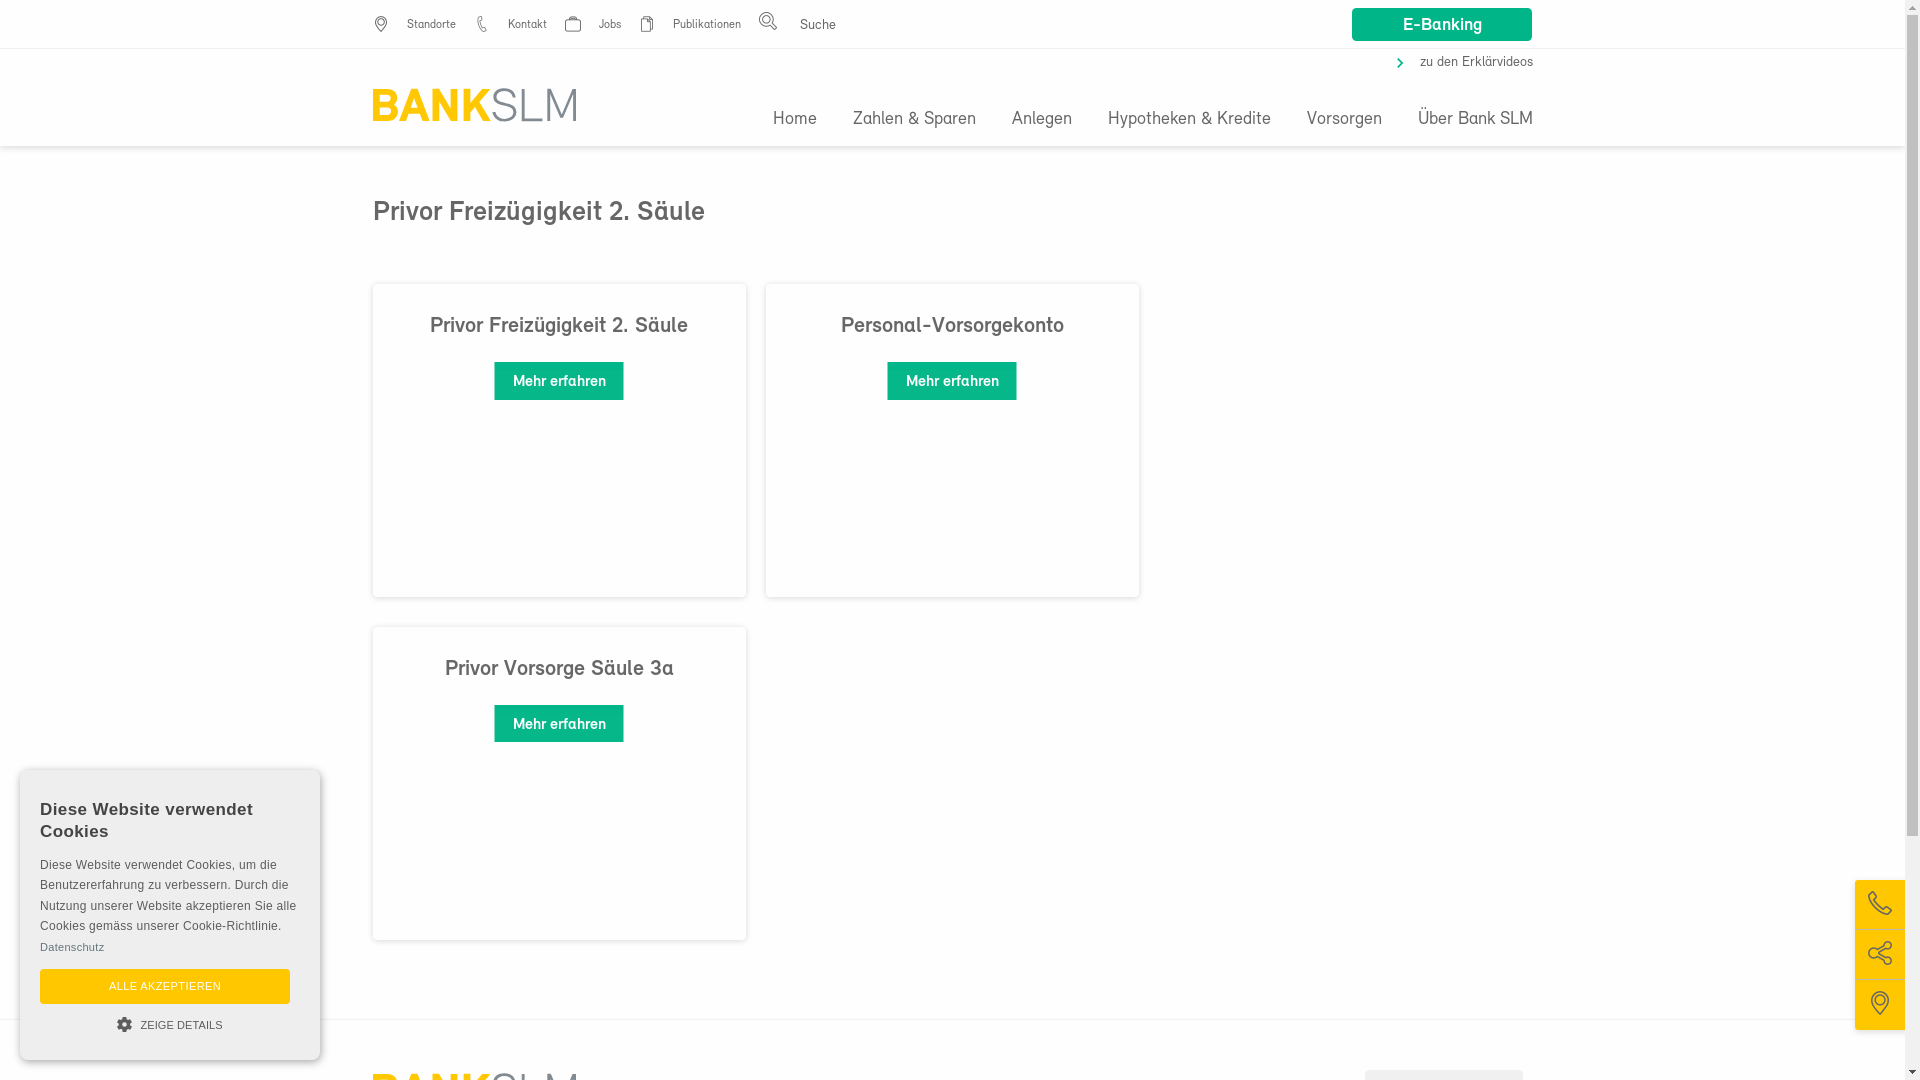 Image resolution: width=1920 pixels, height=1080 pixels. Describe the element at coordinates (608, 24) in the screenshot. I see `'Jobs'` at that location.